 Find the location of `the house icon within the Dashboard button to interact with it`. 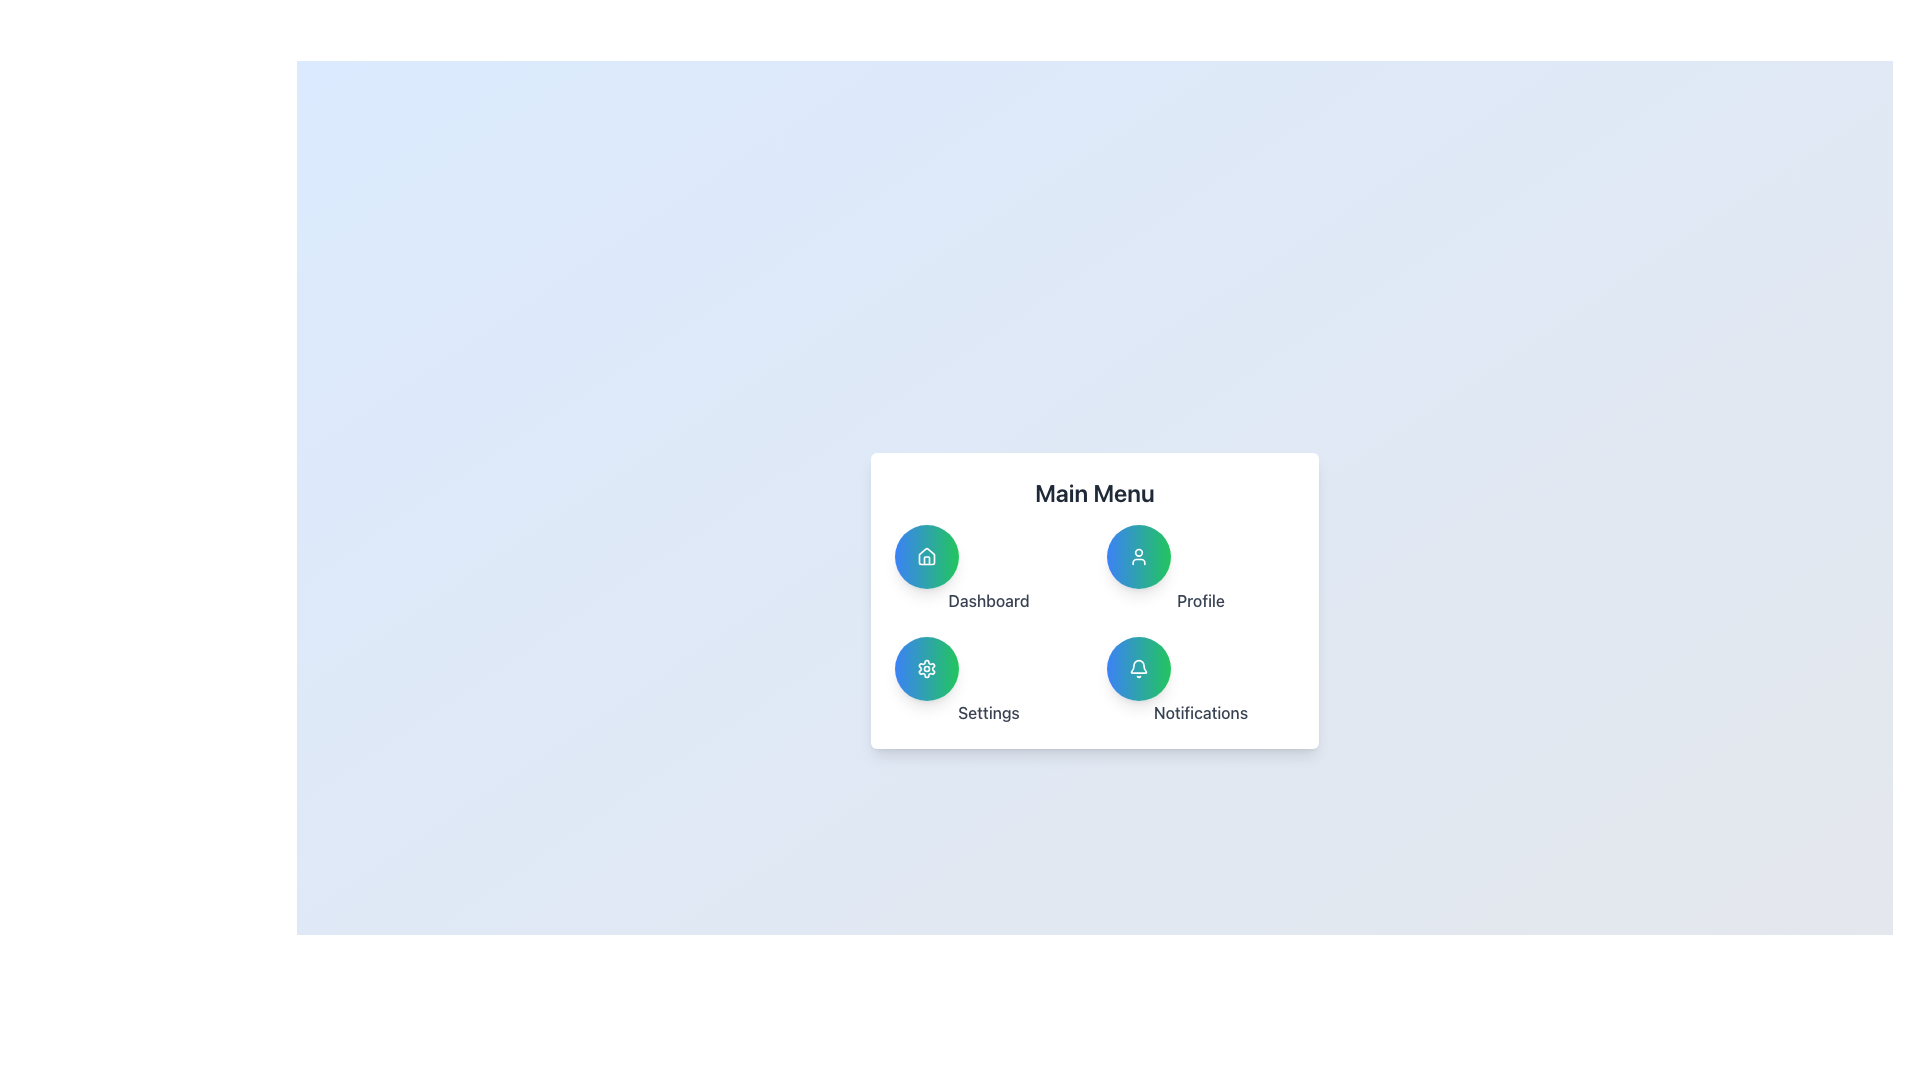

the house icon within the Dashboard button to interact with it is located at coordinates (925, 555).